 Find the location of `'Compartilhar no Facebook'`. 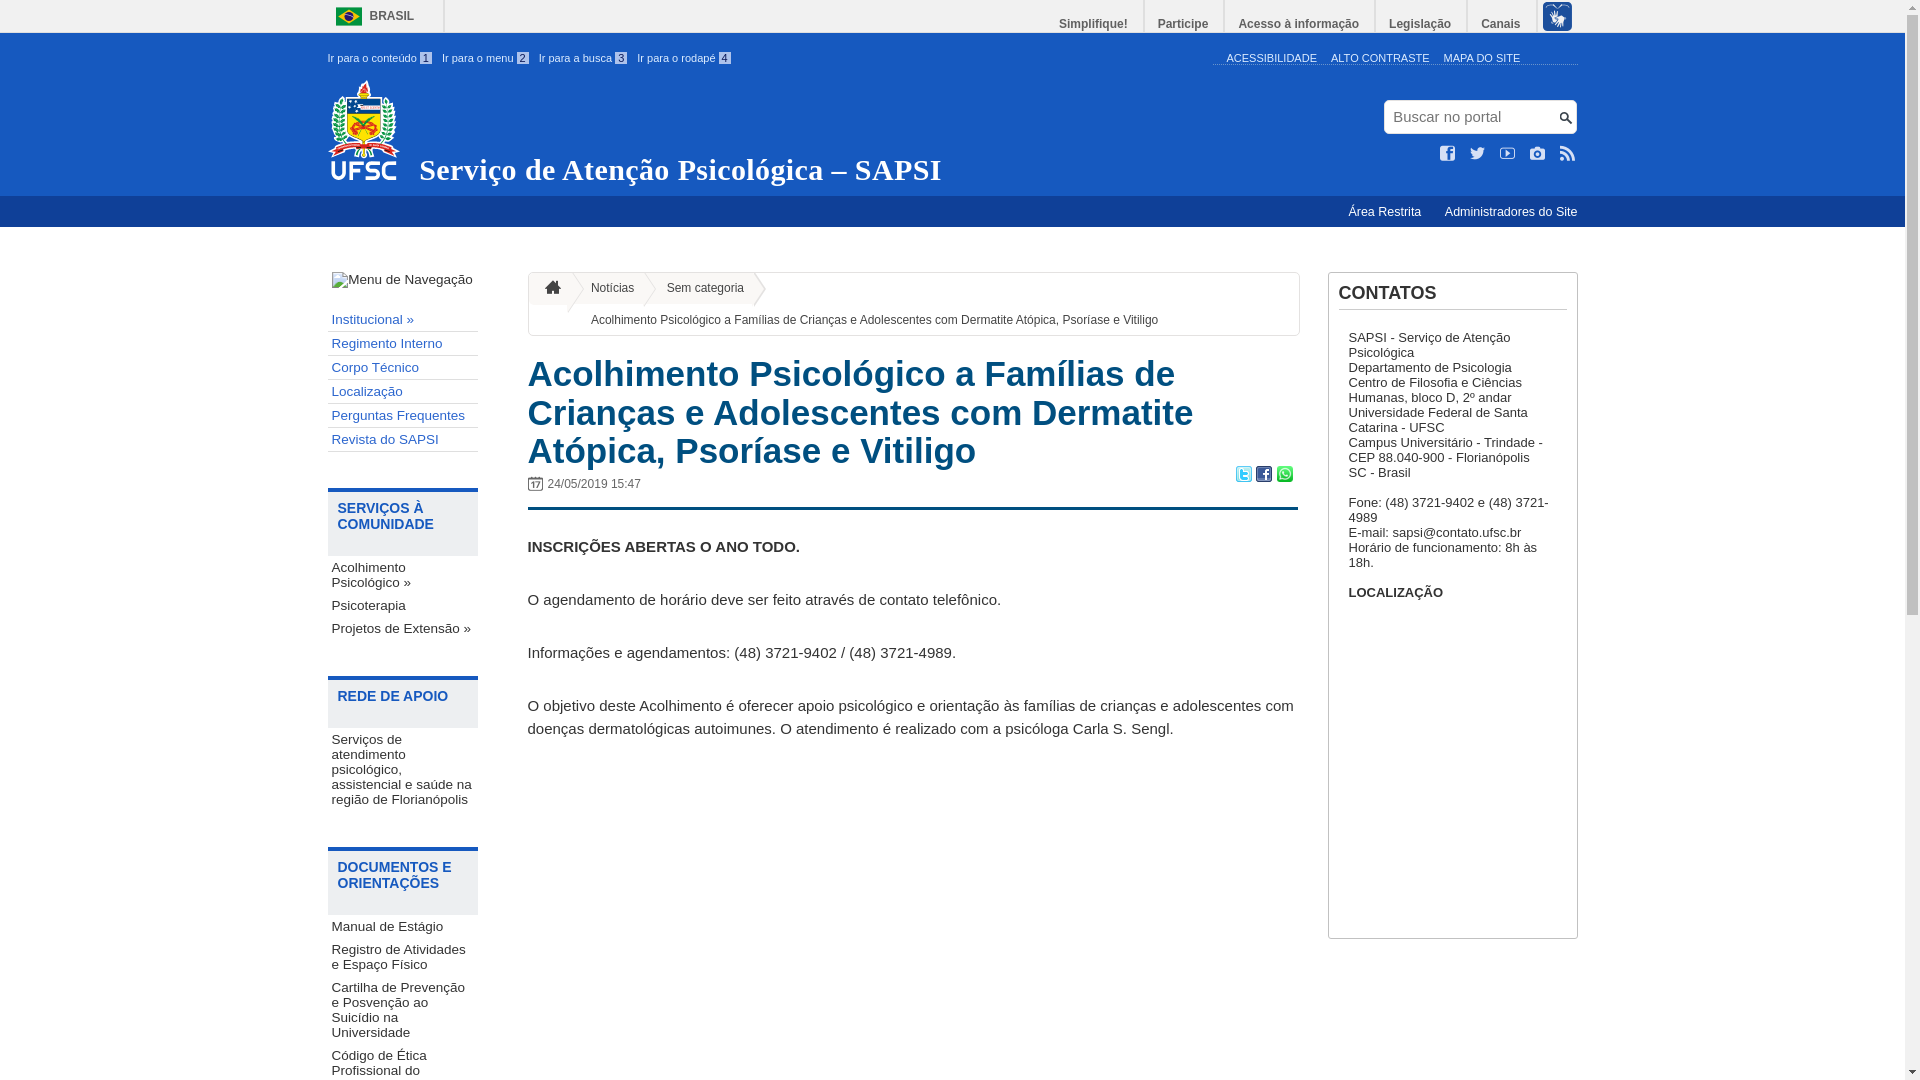

'Compartilhar no Facebook' is located at coordinates (1262, 476).